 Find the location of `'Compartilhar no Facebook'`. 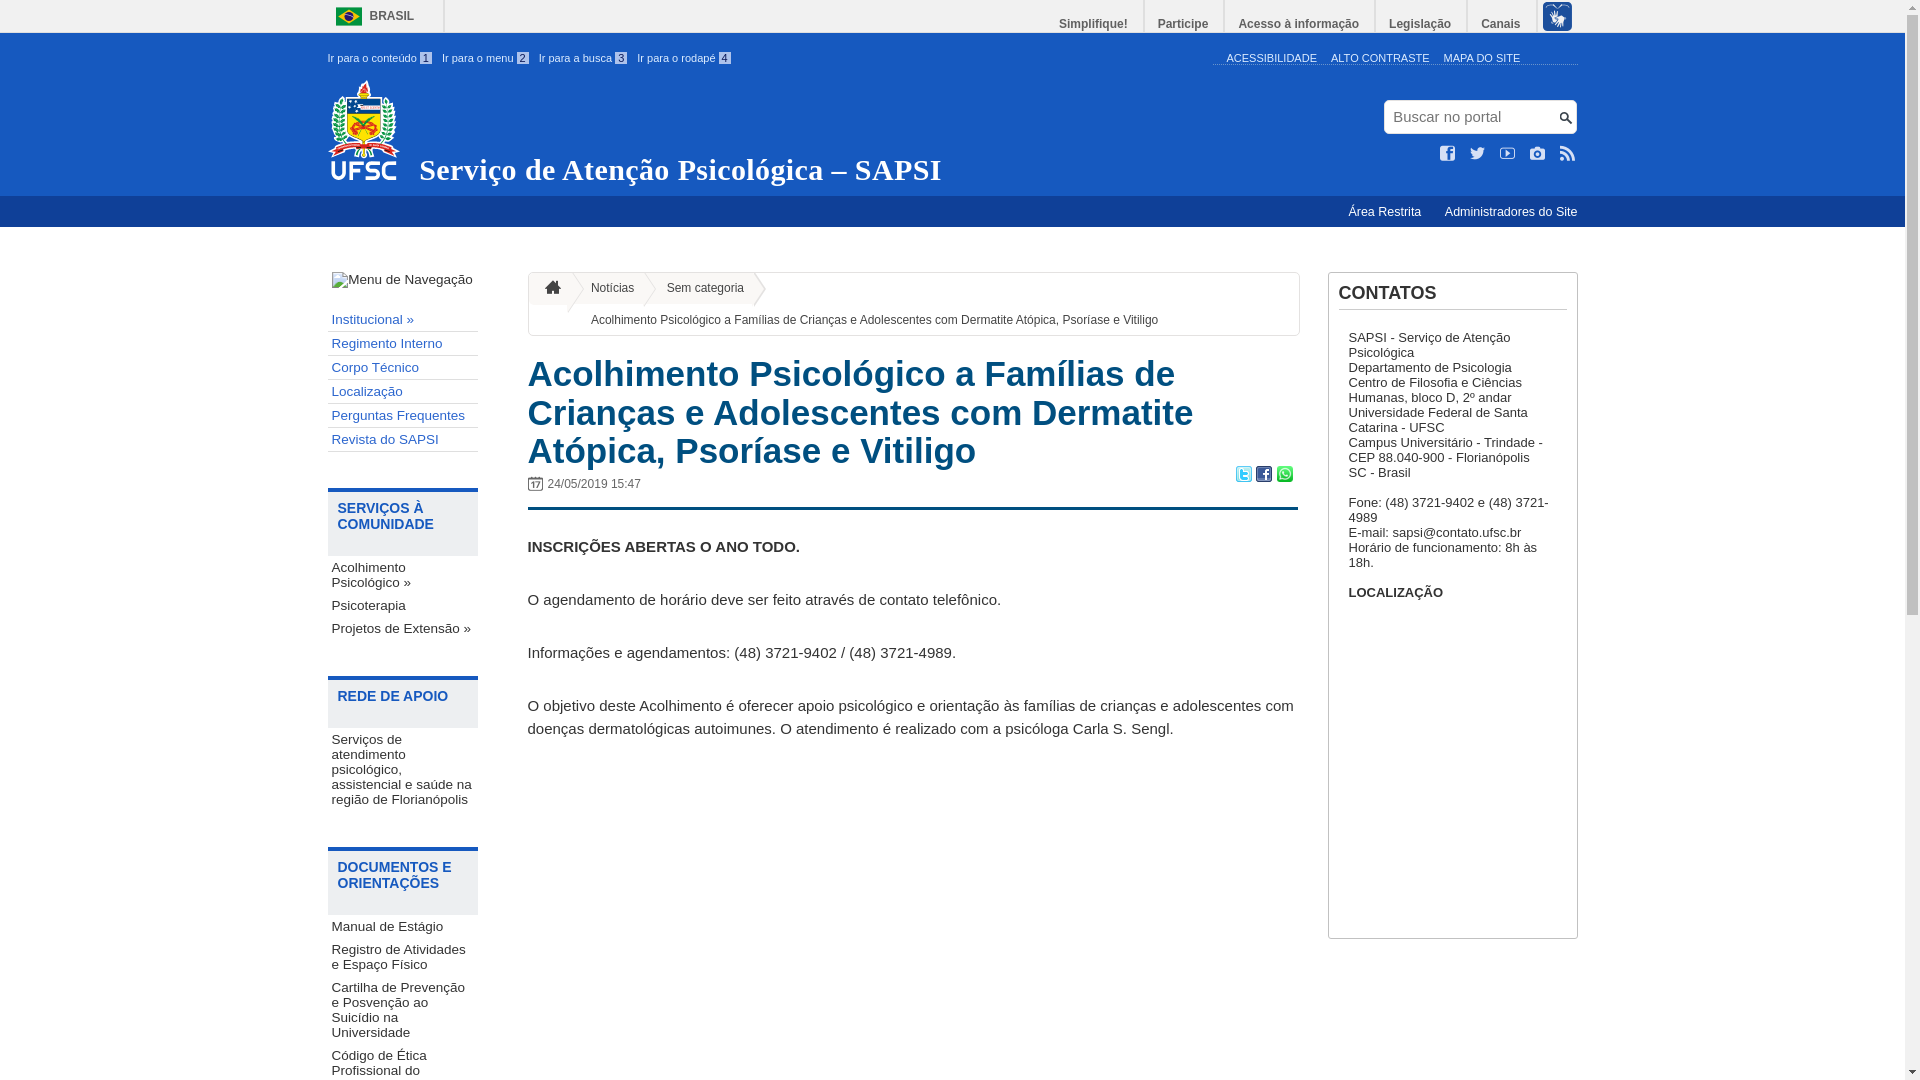

'Compartilhar no Facebook' is located at coordinates (1262, 476).